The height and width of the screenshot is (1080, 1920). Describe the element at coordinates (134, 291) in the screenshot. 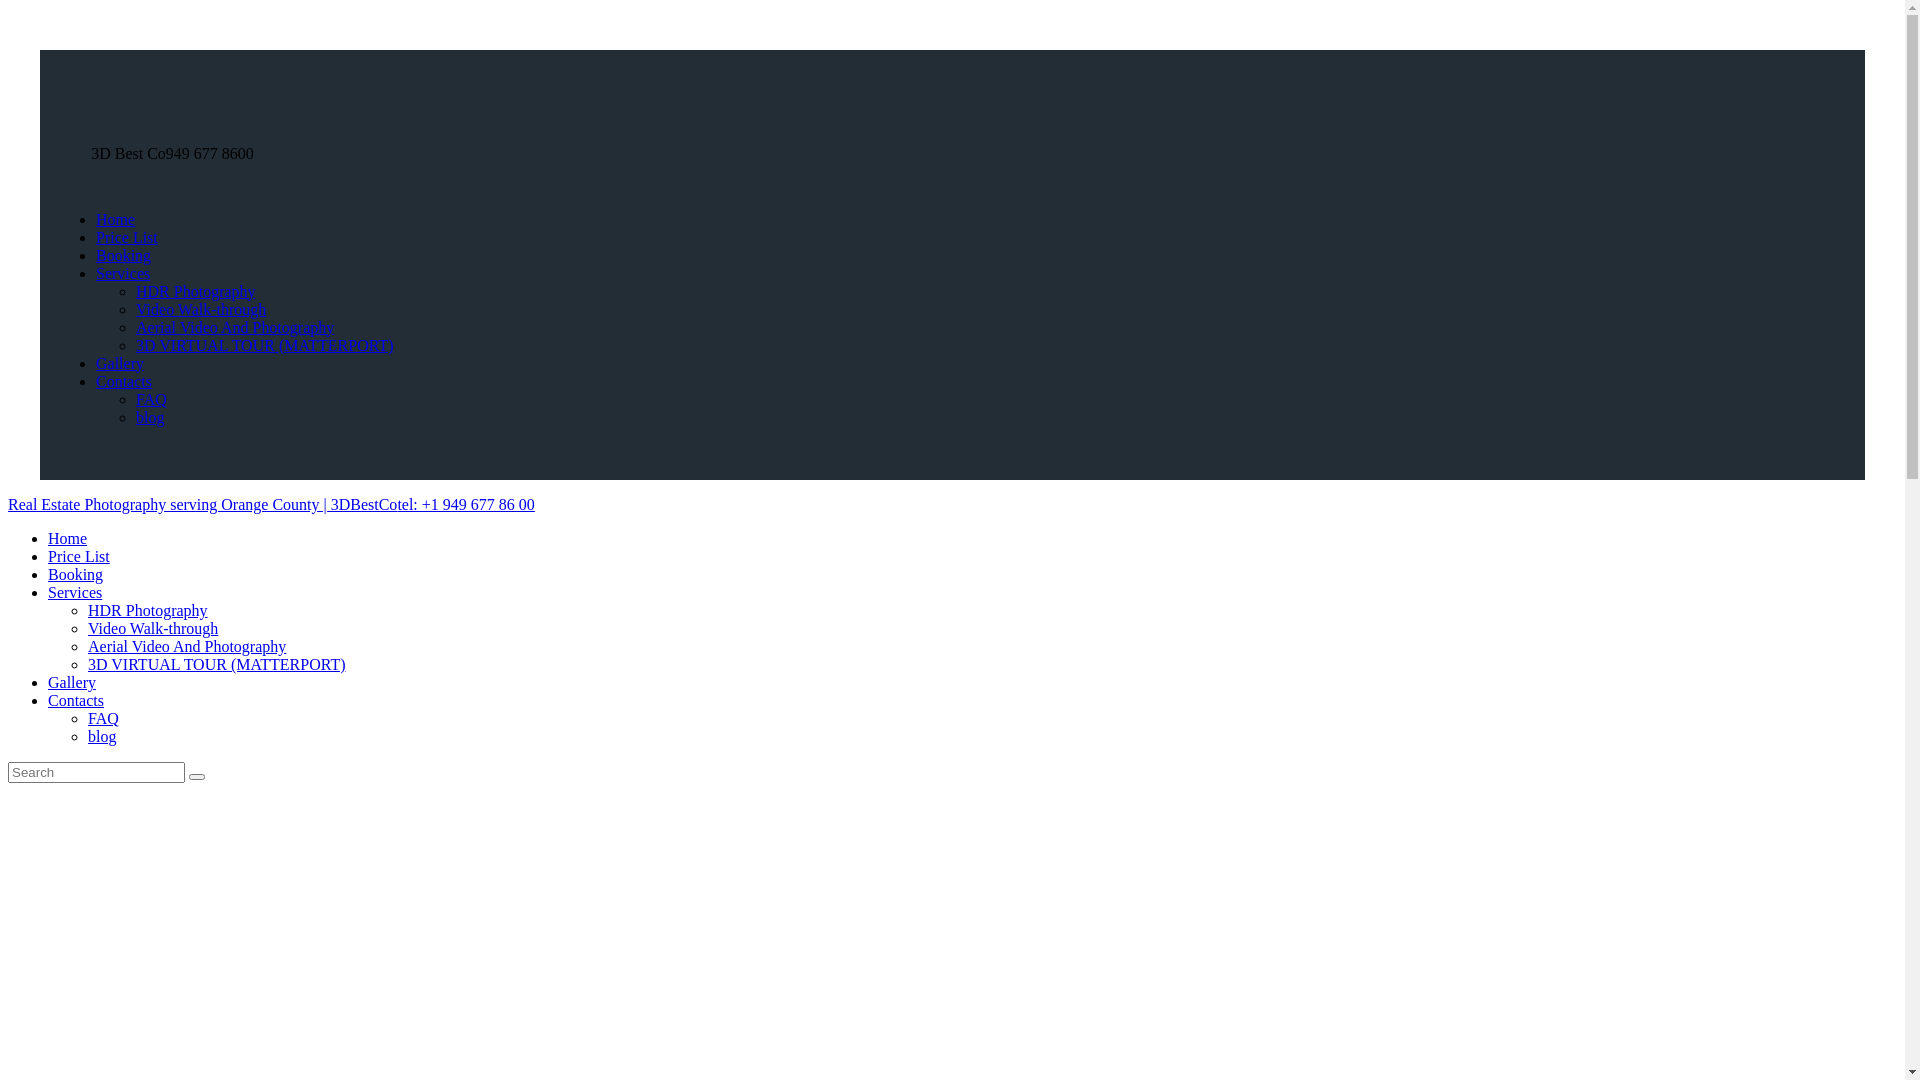

I see `'HDR Photography'` at that location.